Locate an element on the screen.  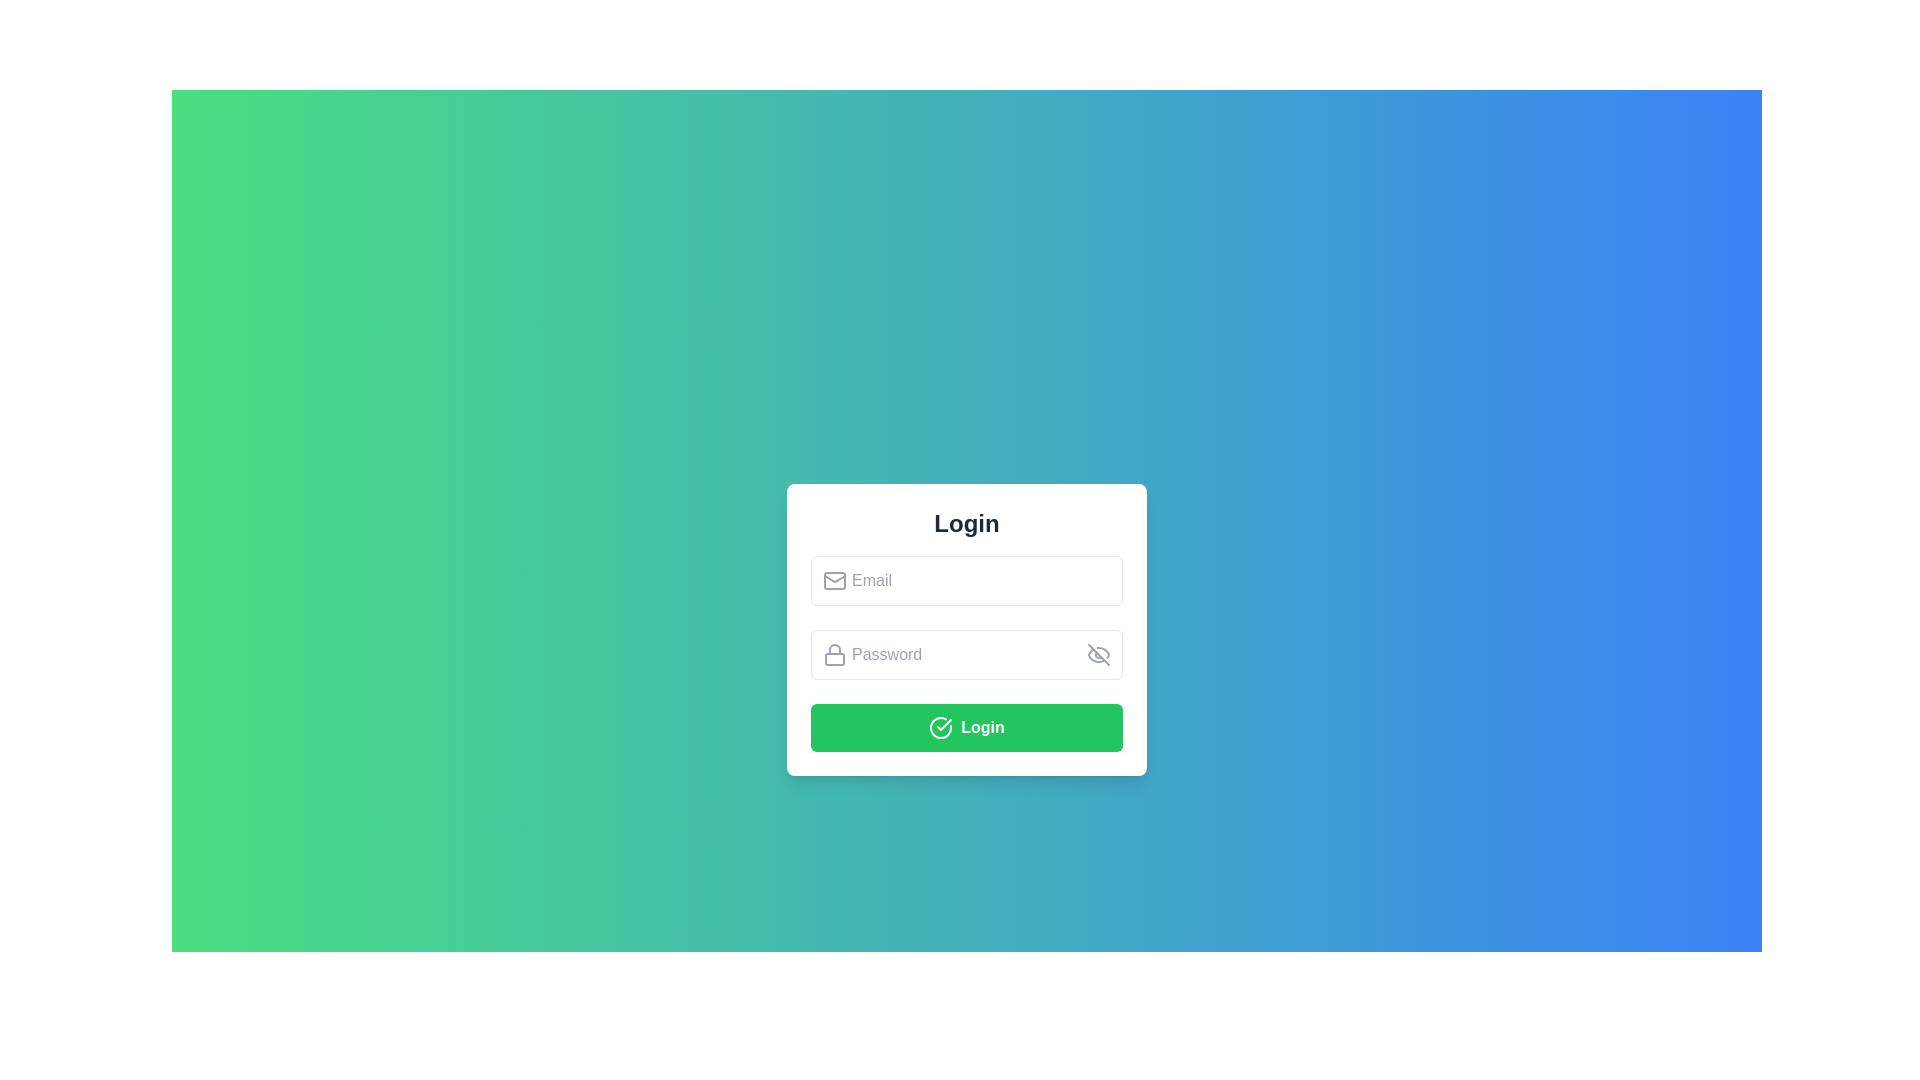
the visibility toggle button, which is an icon of an eye with a slash through it, located to the right of the password input field is located at coordinates (1098, 654).